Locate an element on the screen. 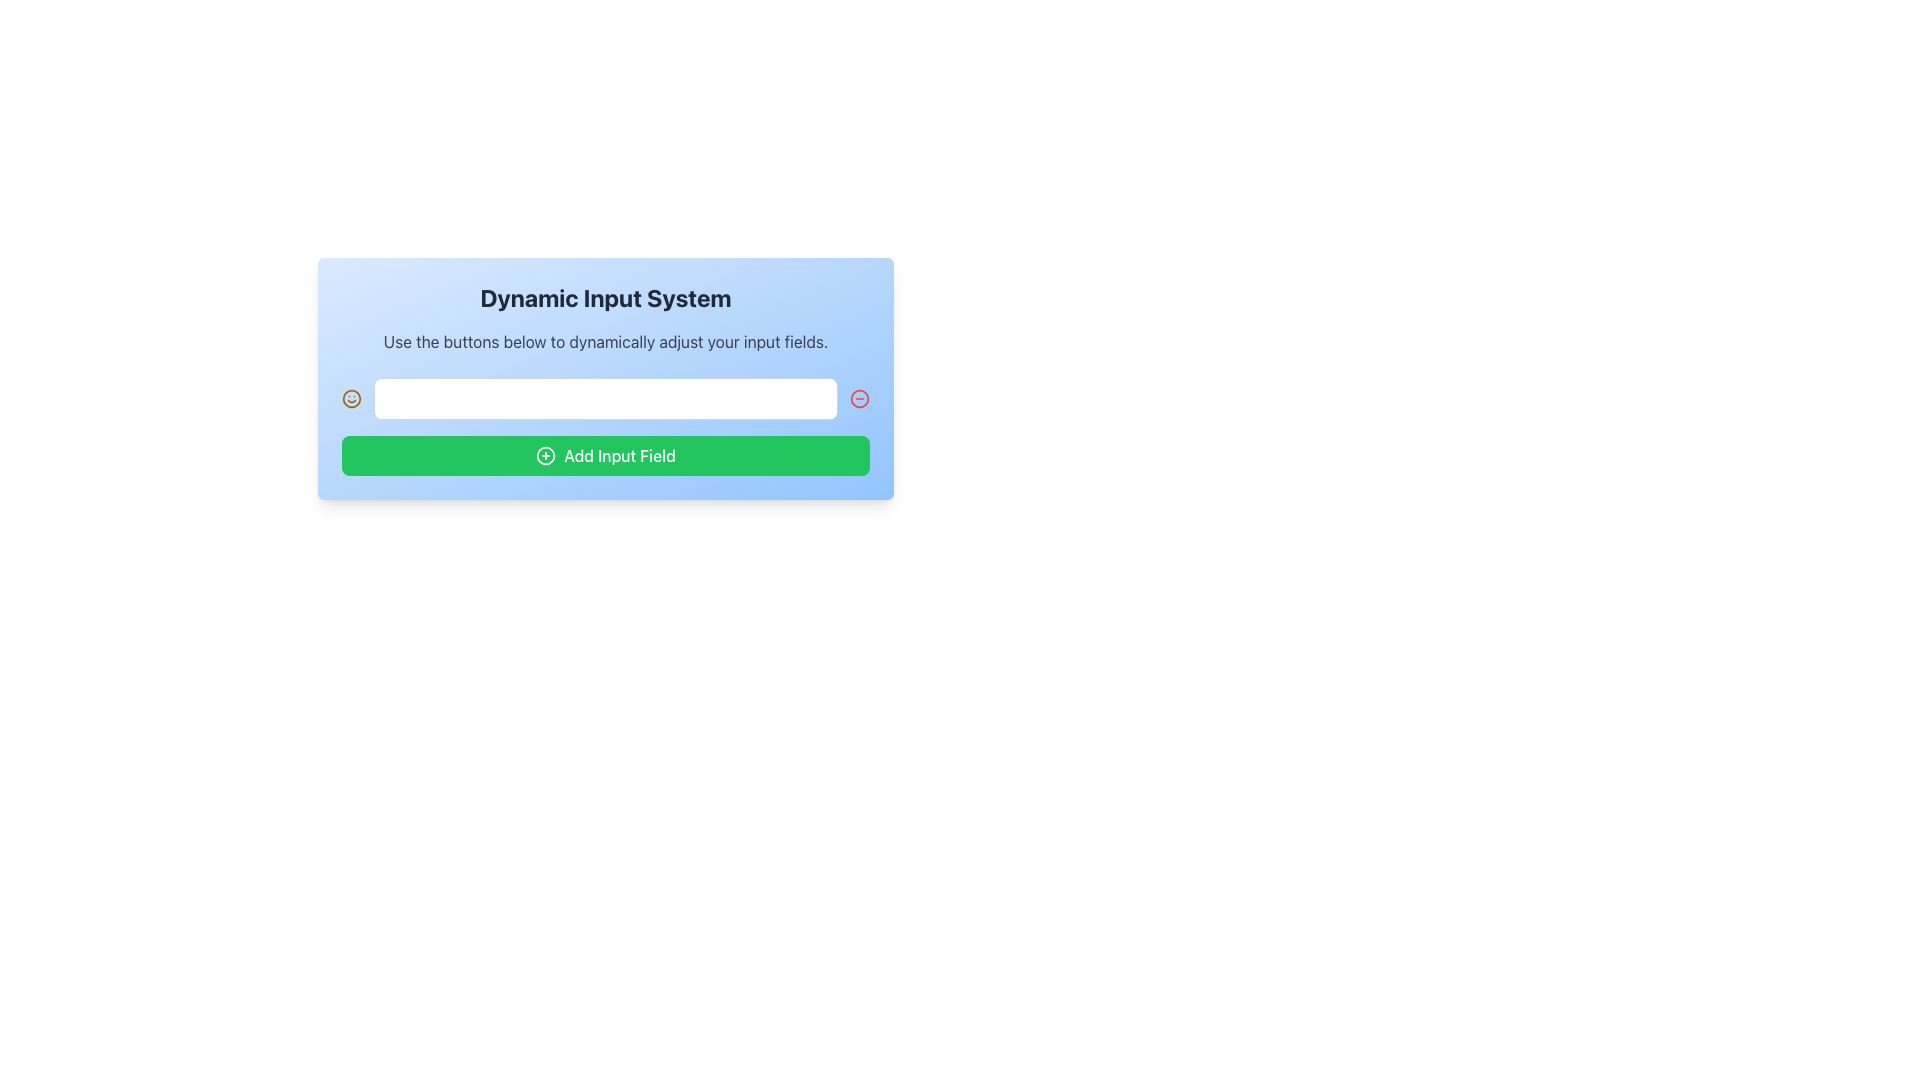  the 'remove field' button located immediately to the right of the text input field is located at coordinates (859, 398).